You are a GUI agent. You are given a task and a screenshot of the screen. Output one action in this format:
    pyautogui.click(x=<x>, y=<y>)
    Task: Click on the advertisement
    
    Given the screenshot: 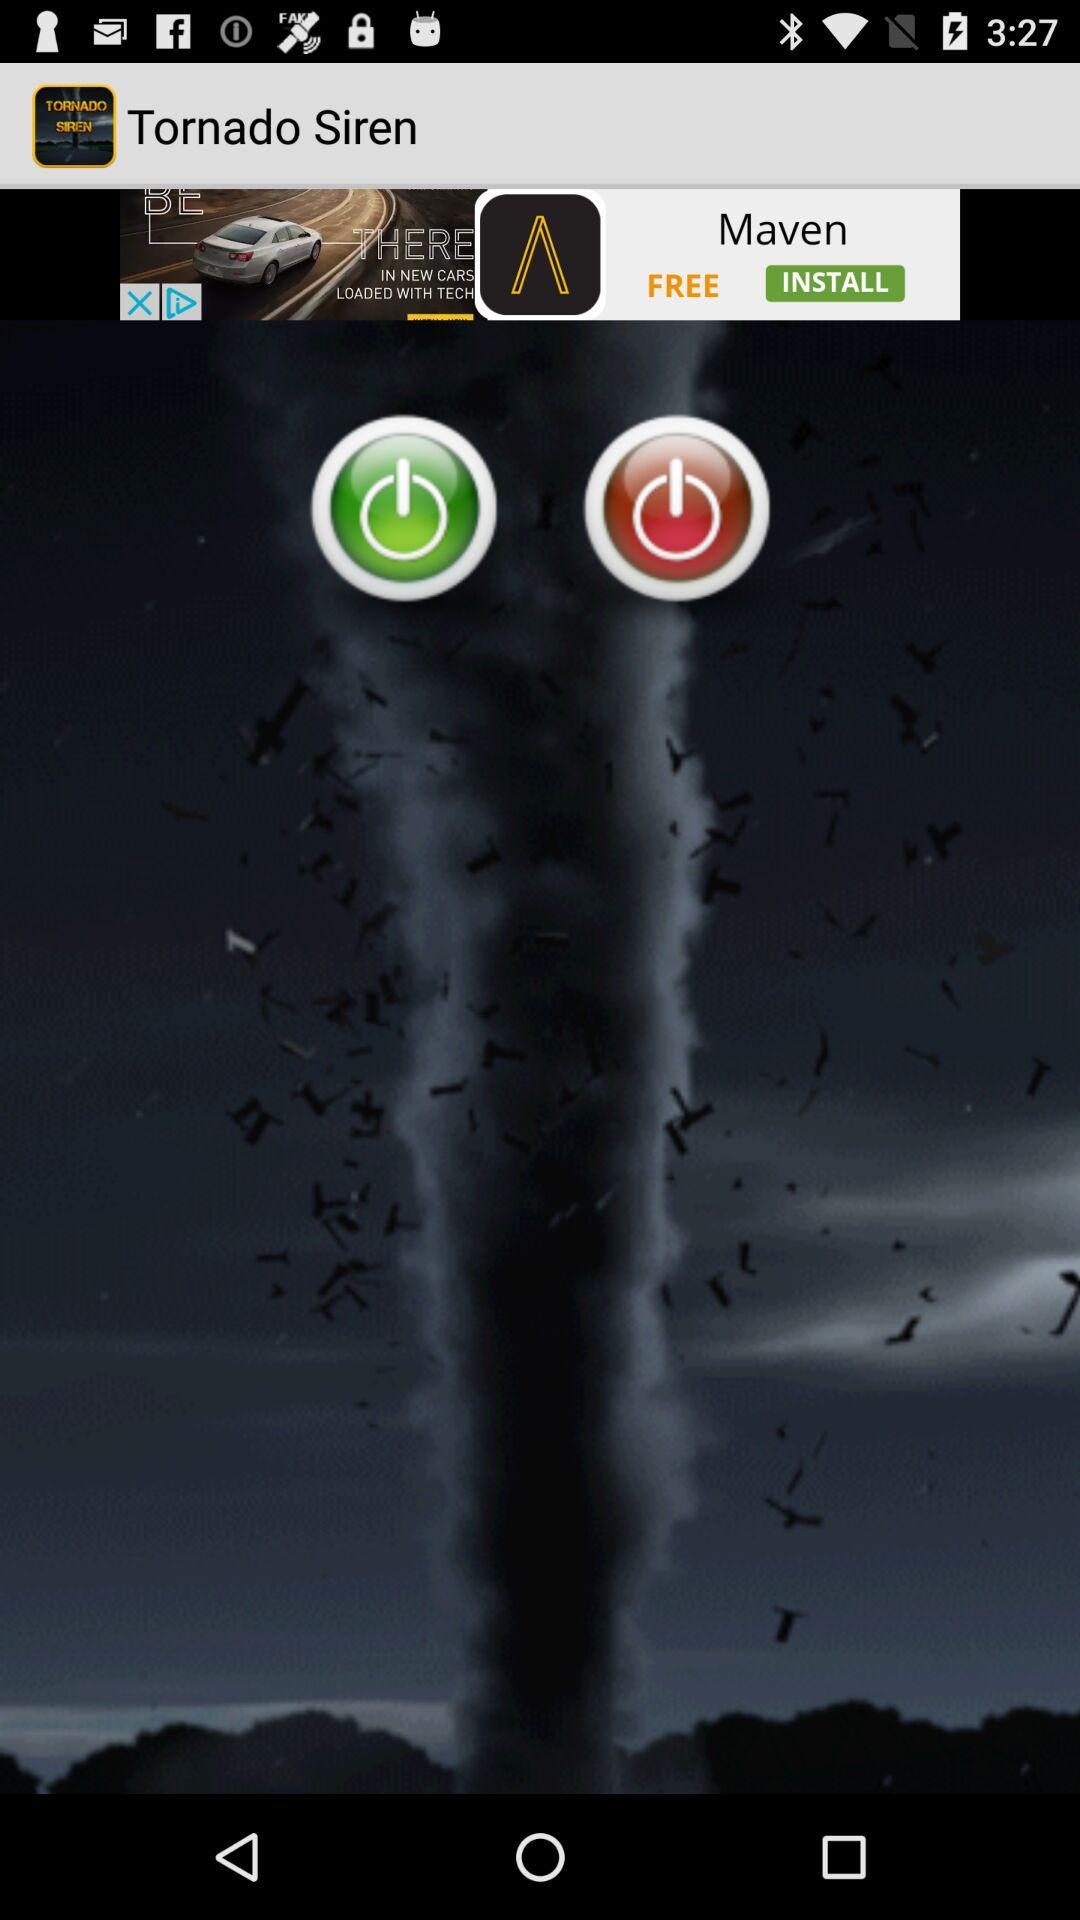 What is the action you would take?
    pyautogui.click(x=540, y=253)
    